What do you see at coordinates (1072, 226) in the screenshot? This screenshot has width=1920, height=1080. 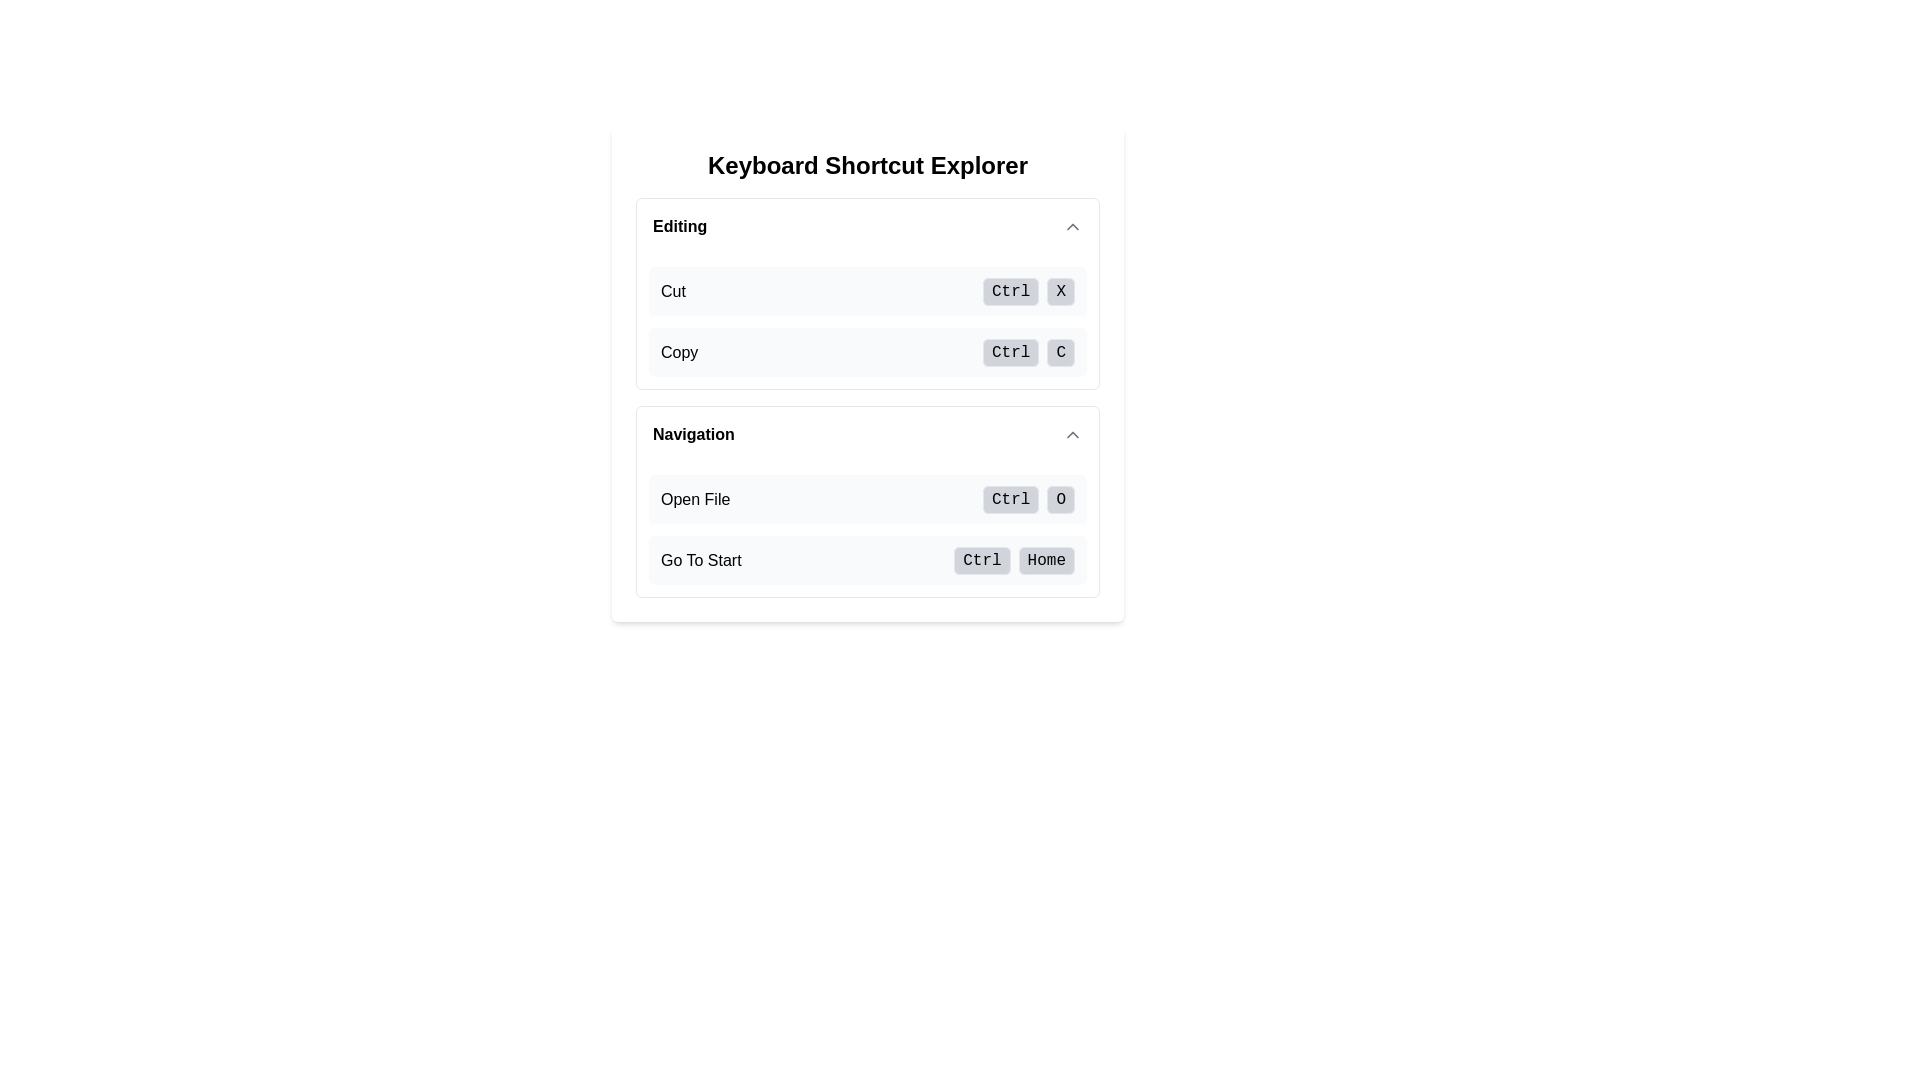 I see `the chevron arrow icon on the far-right side of the 'Editing' section` at bounding box center [1072, 226].